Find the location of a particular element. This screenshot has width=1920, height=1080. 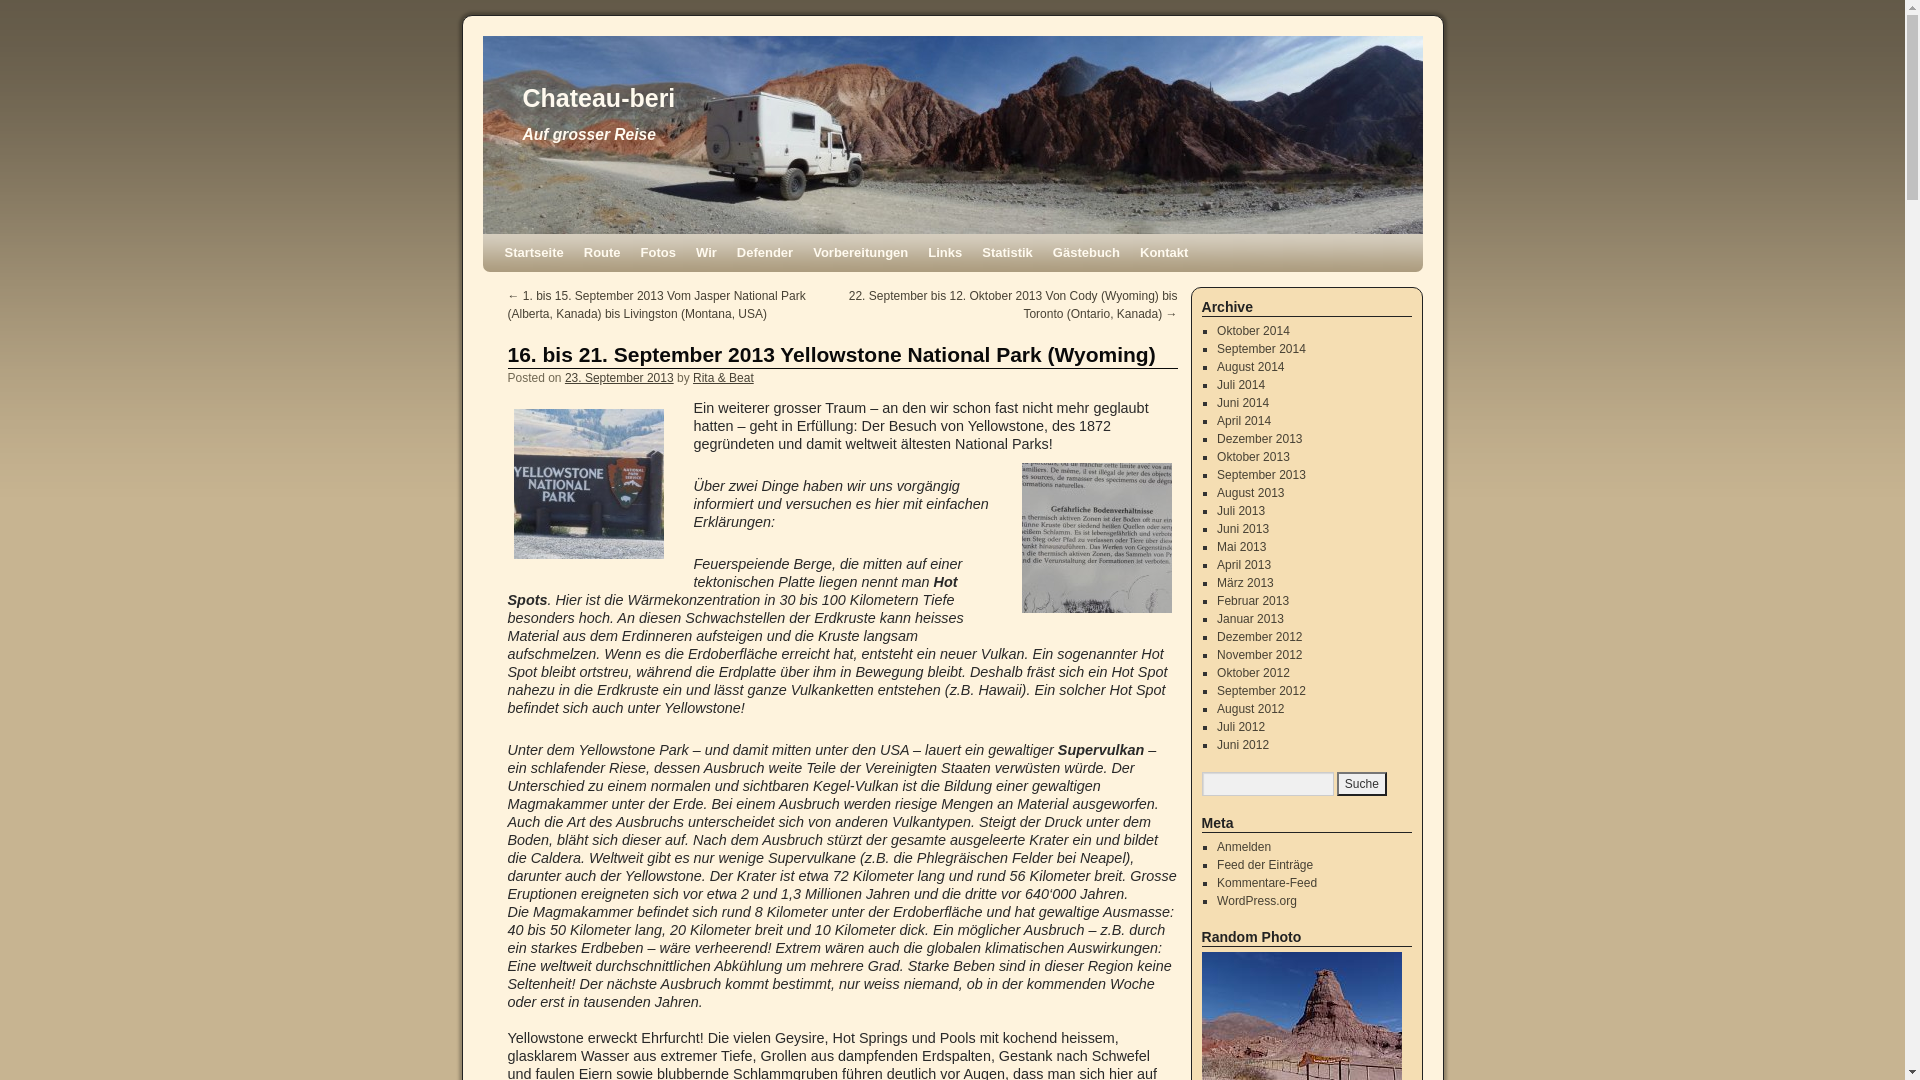

'Kommentare-Feed' is located at coordinates (1266, 882).